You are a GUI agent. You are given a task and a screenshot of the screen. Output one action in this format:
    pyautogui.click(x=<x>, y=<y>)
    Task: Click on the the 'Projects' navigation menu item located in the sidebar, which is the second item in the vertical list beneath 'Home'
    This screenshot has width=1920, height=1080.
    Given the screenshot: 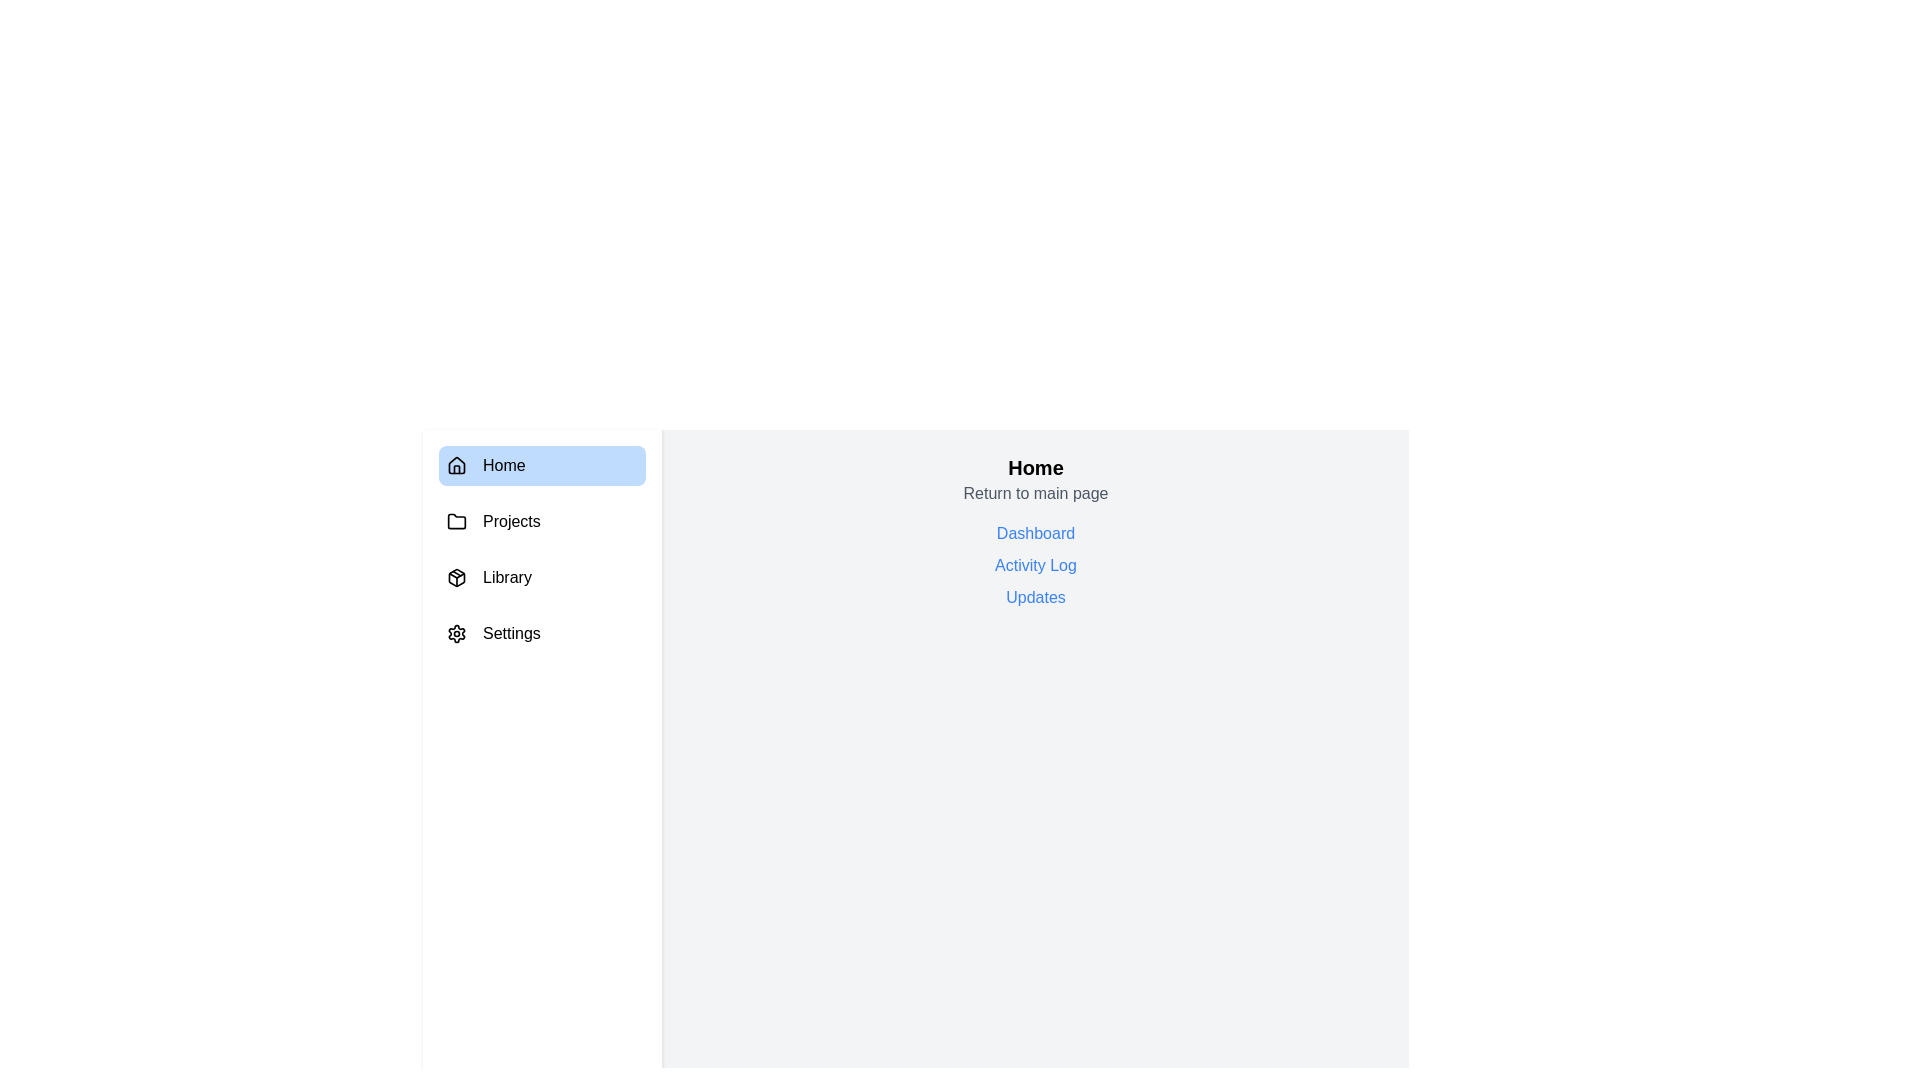 What is the action you would take?
    pyautogui.click(x=542, y=520)
    